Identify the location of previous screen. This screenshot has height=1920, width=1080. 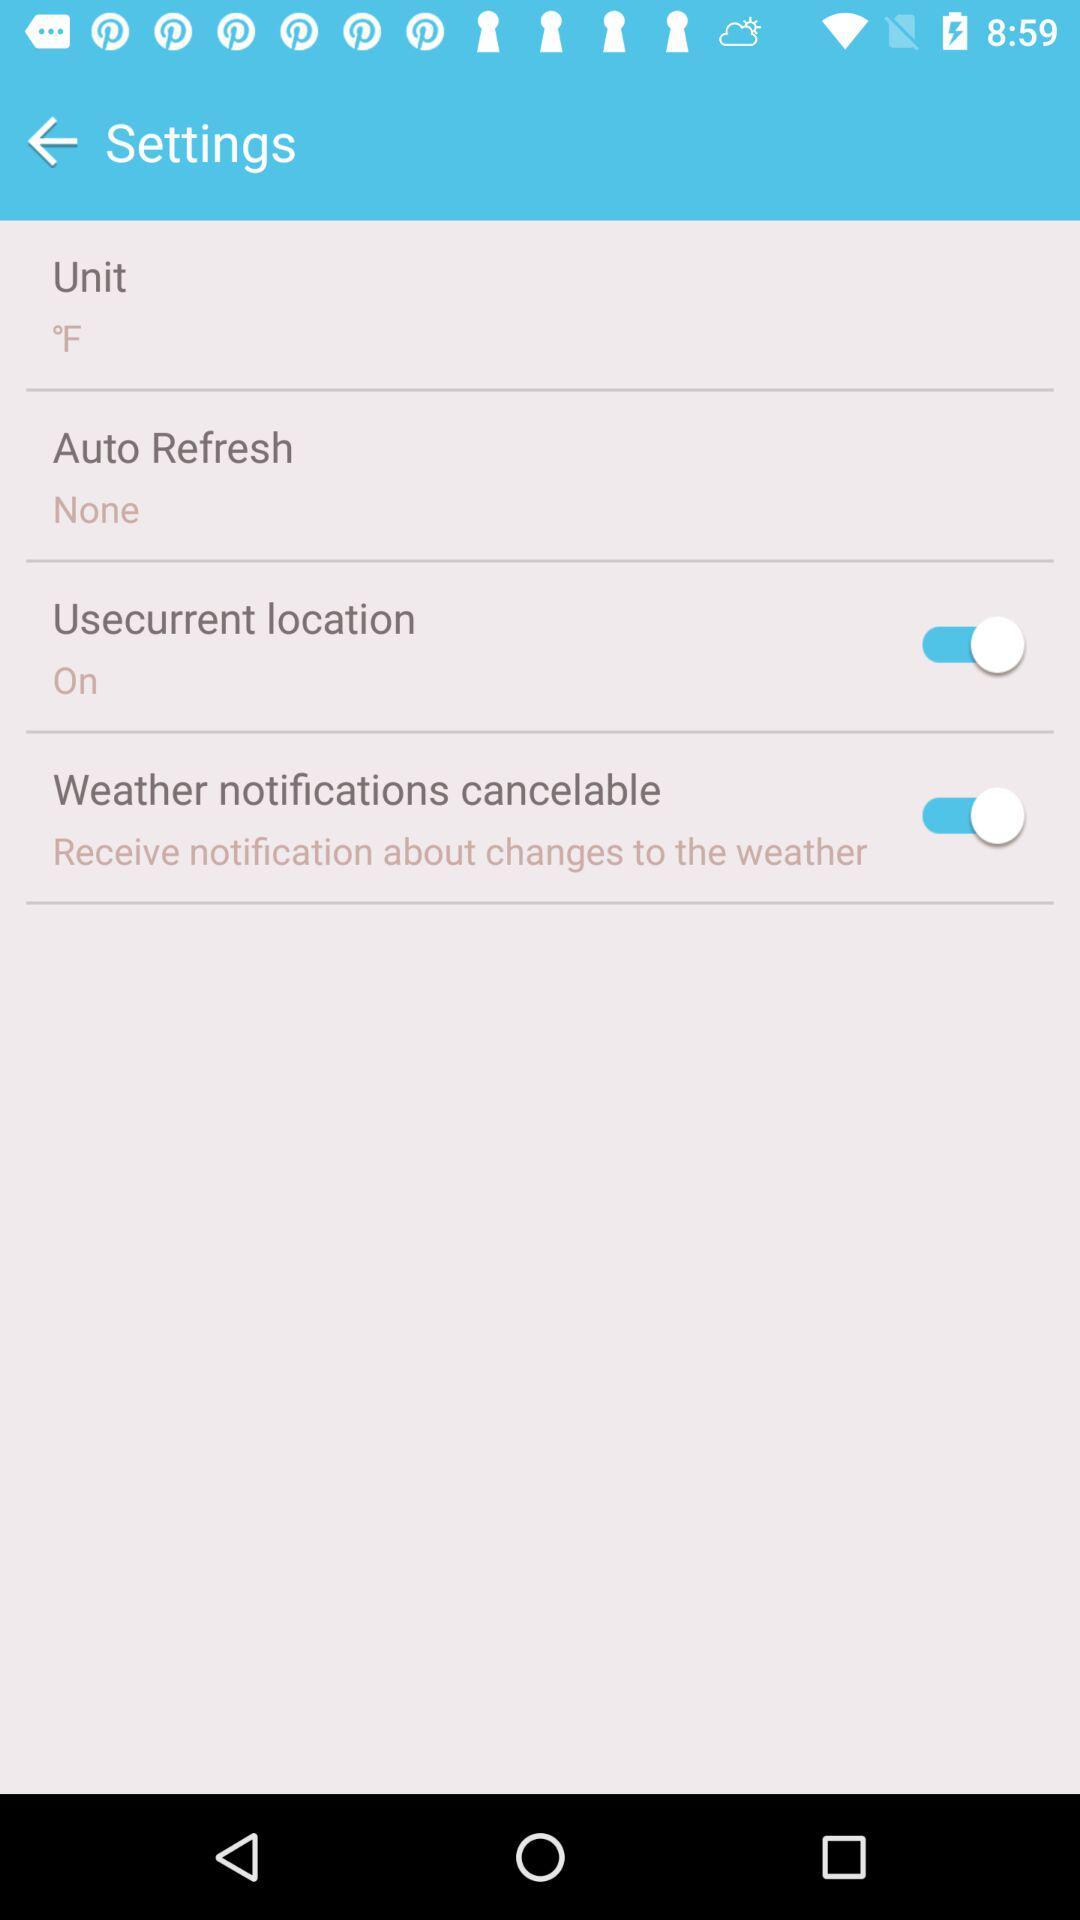
(51, 140).